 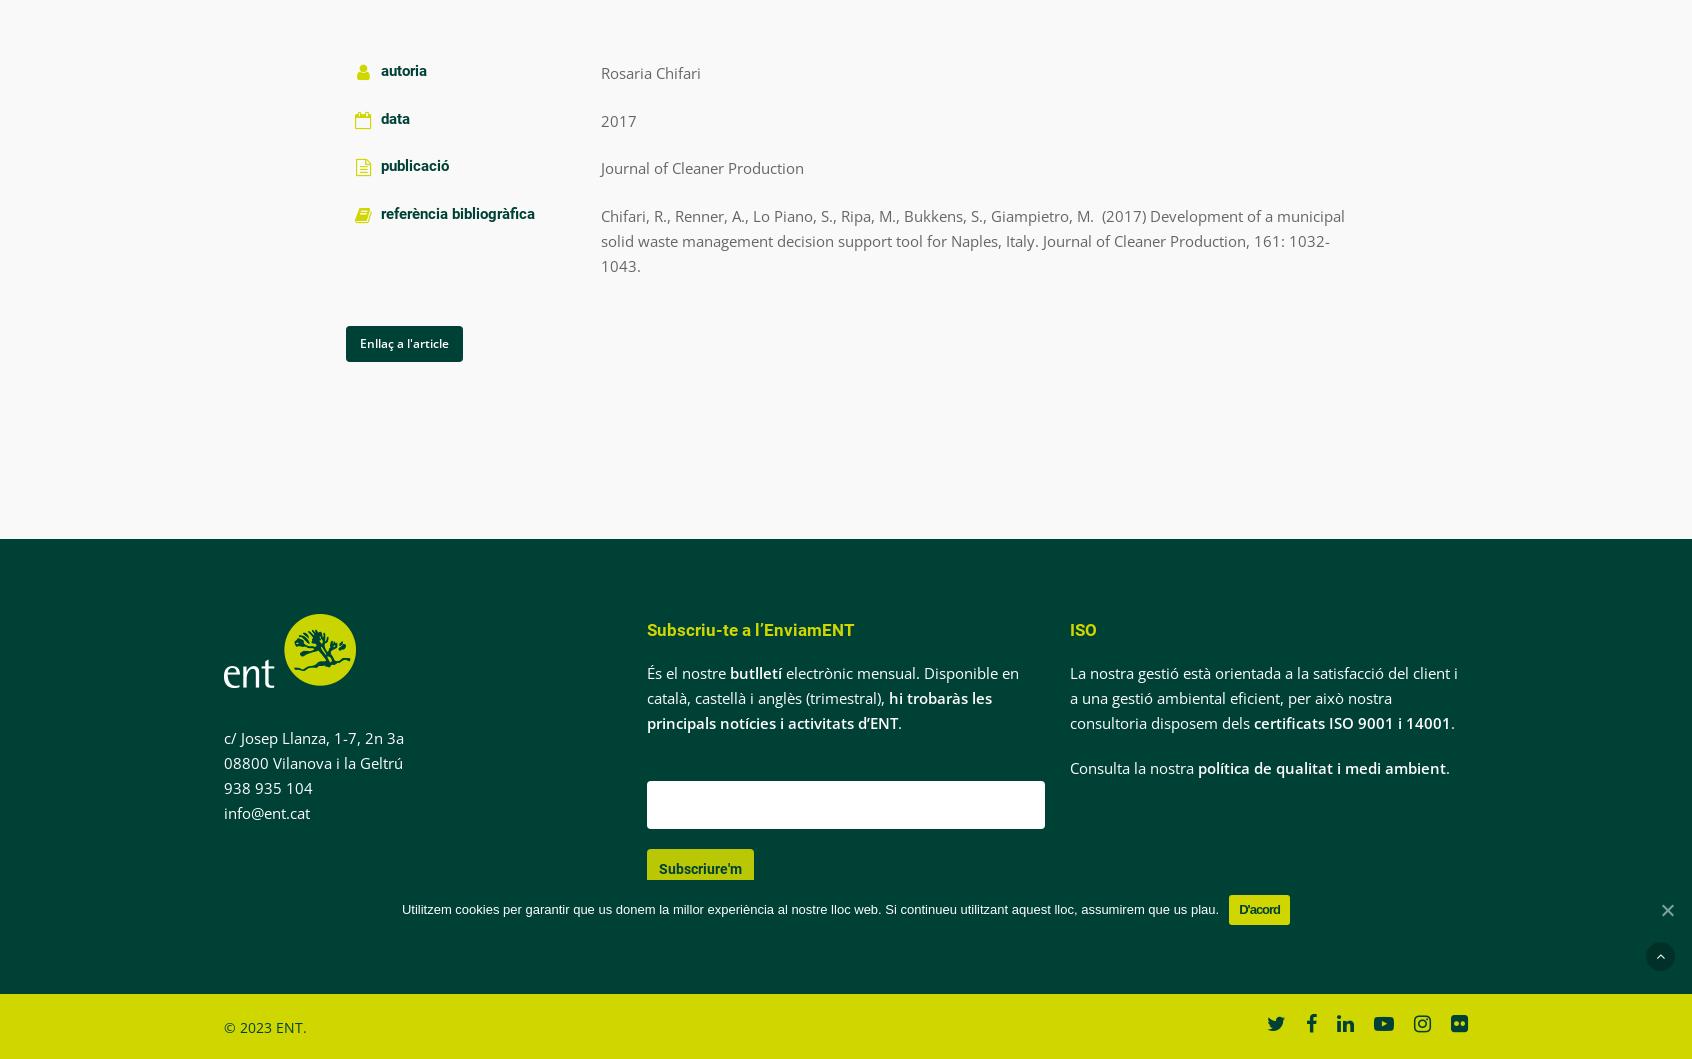 What do you see at coordinates (415, 165) in the screenshot?
I see `'publicació'` at bounding box center [415, 165].